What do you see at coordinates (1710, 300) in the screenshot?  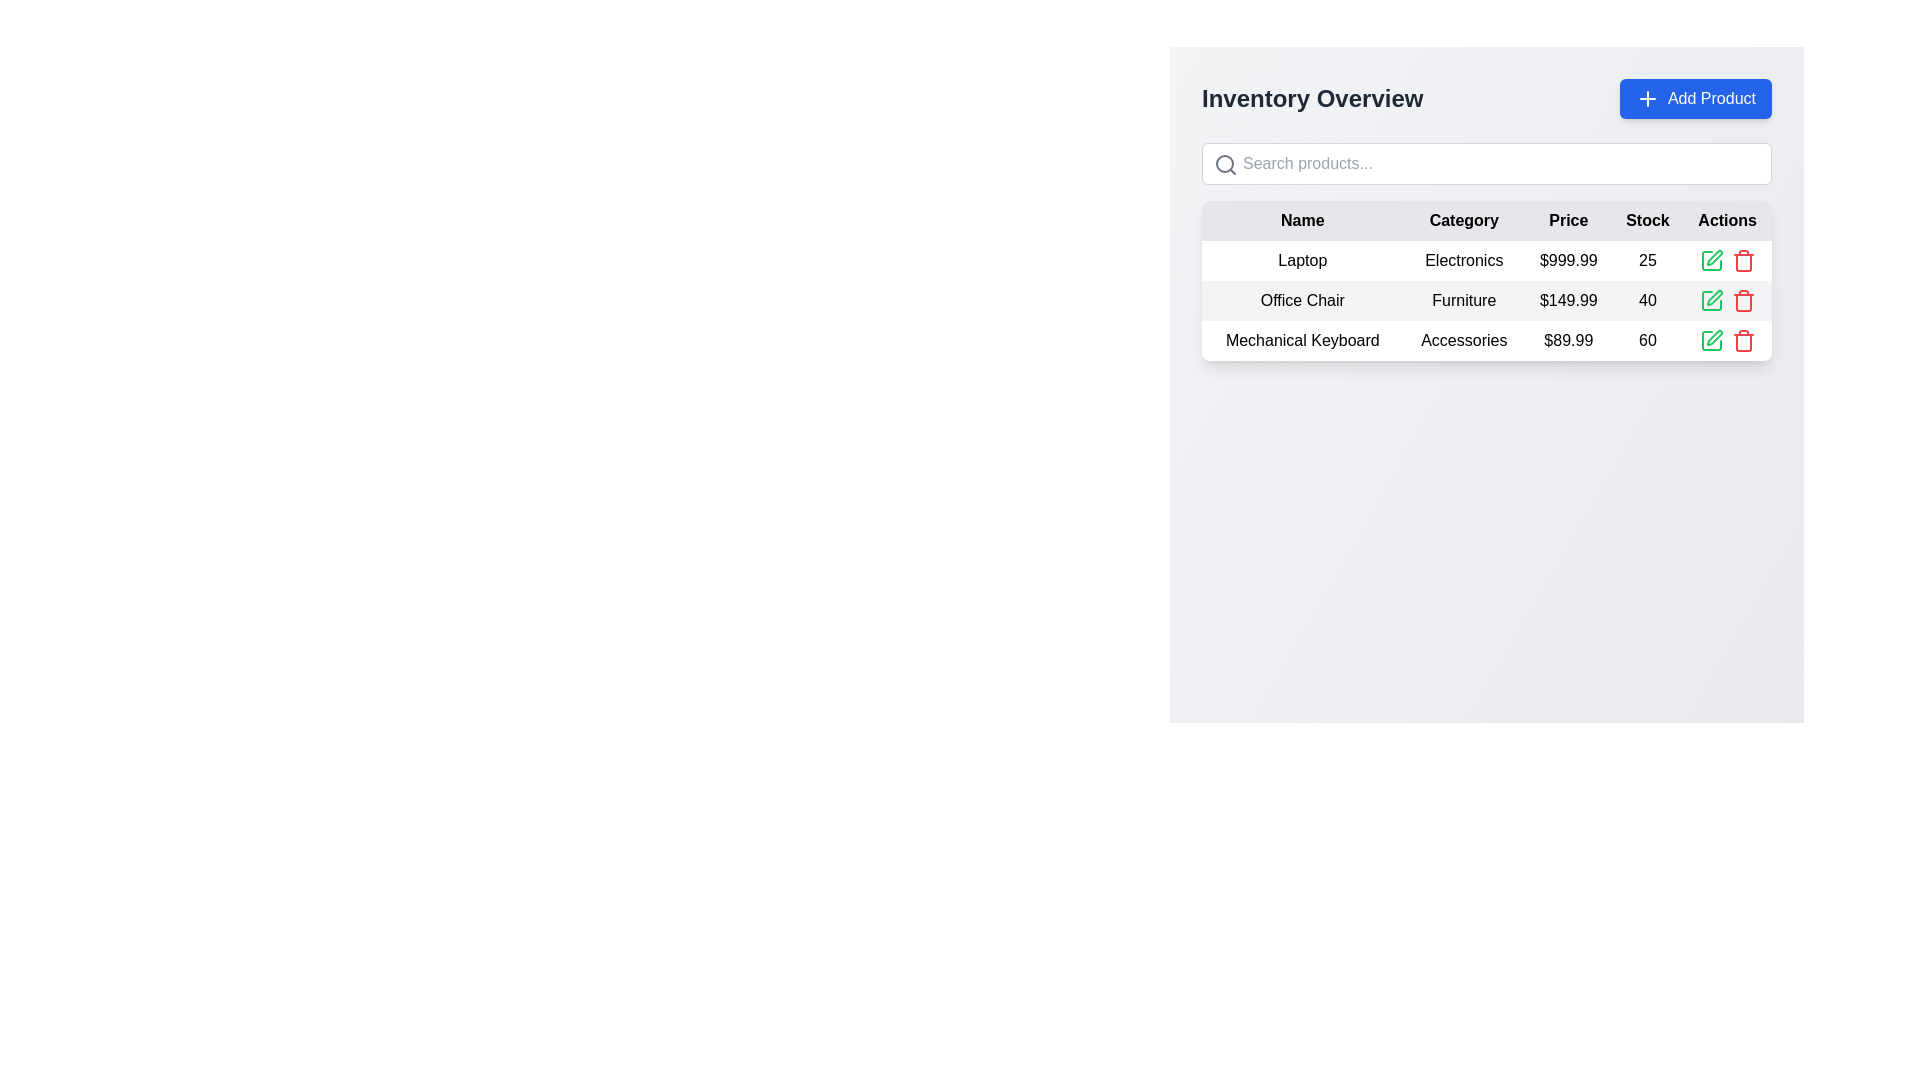 I see `the green pen icon in the actions column of the second row in the inventory table to initiate editing for the 'Office Chair'` at bounding box center [1710, 300].